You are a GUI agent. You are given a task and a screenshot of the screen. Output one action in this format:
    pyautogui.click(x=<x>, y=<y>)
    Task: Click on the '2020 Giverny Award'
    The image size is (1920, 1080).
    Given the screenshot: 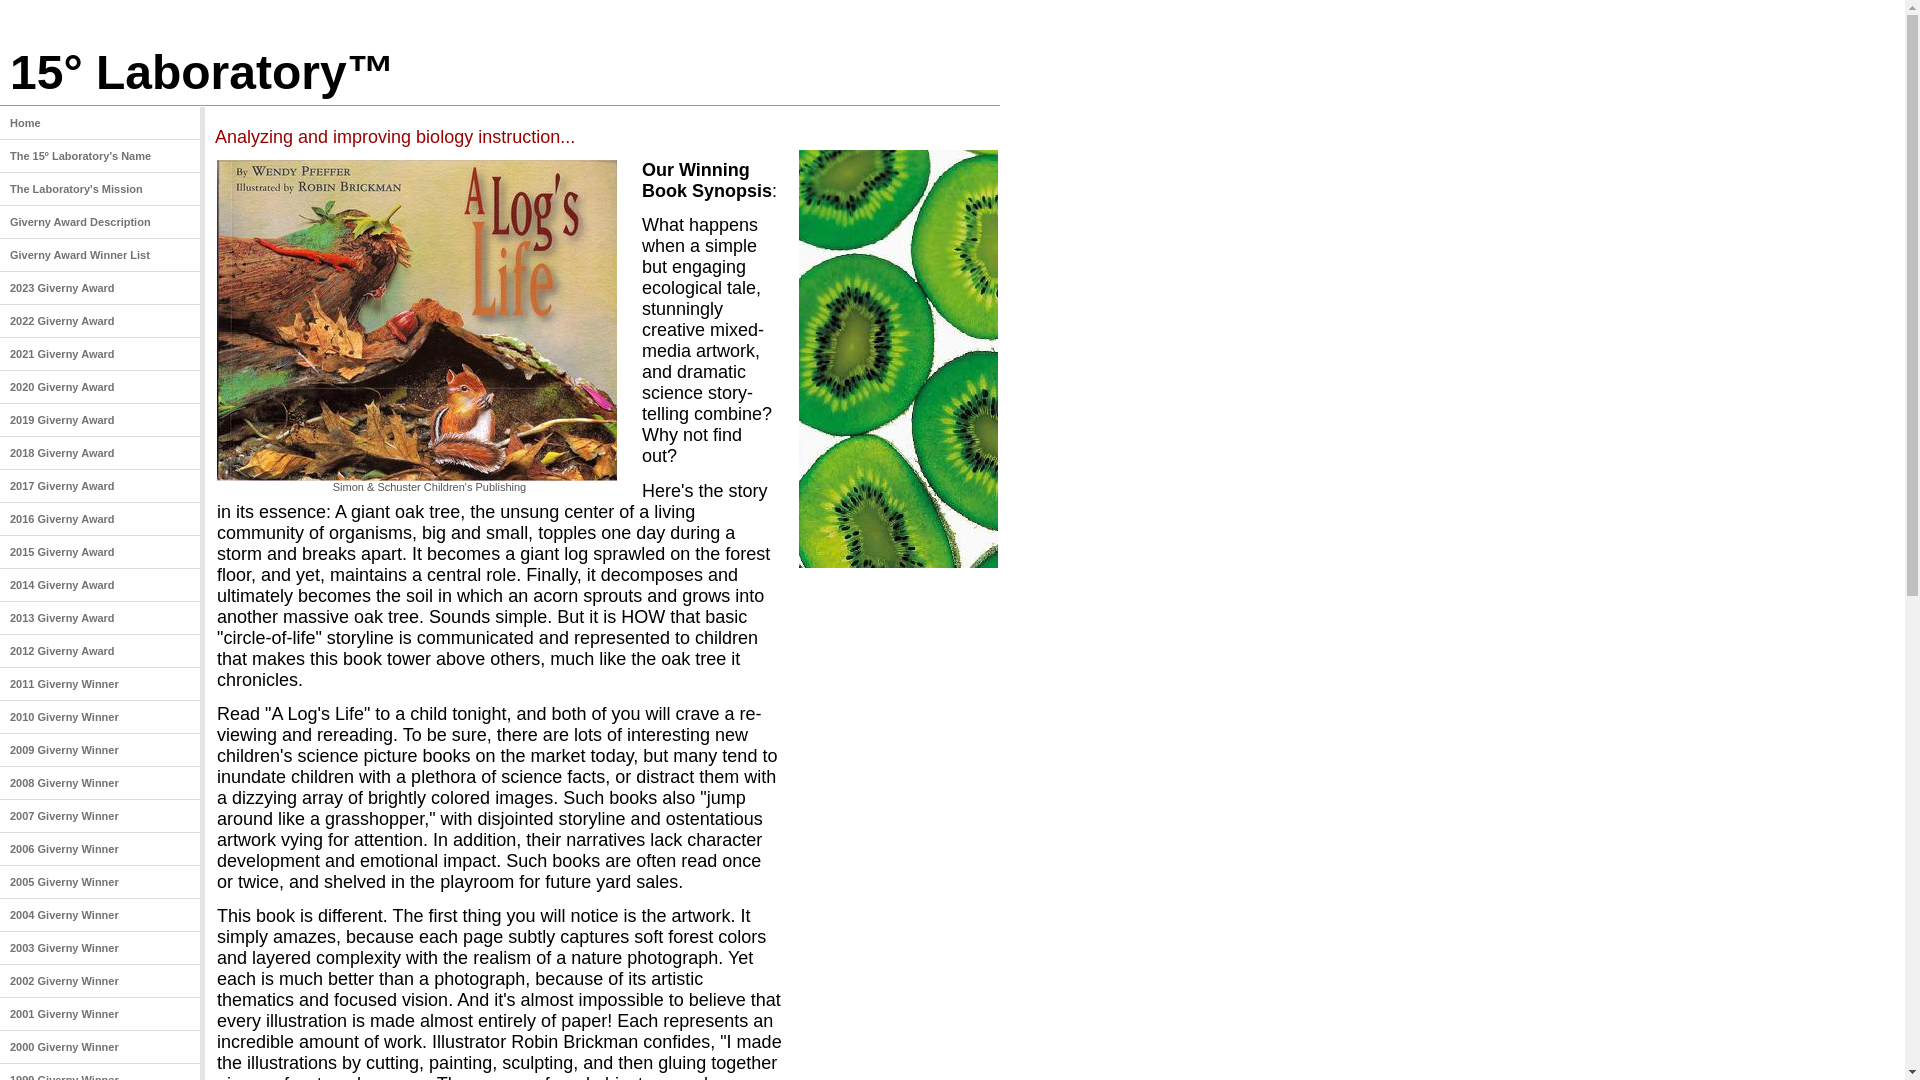 What is the action you would take?
    pyautogui.click(x=99, y=387)
    